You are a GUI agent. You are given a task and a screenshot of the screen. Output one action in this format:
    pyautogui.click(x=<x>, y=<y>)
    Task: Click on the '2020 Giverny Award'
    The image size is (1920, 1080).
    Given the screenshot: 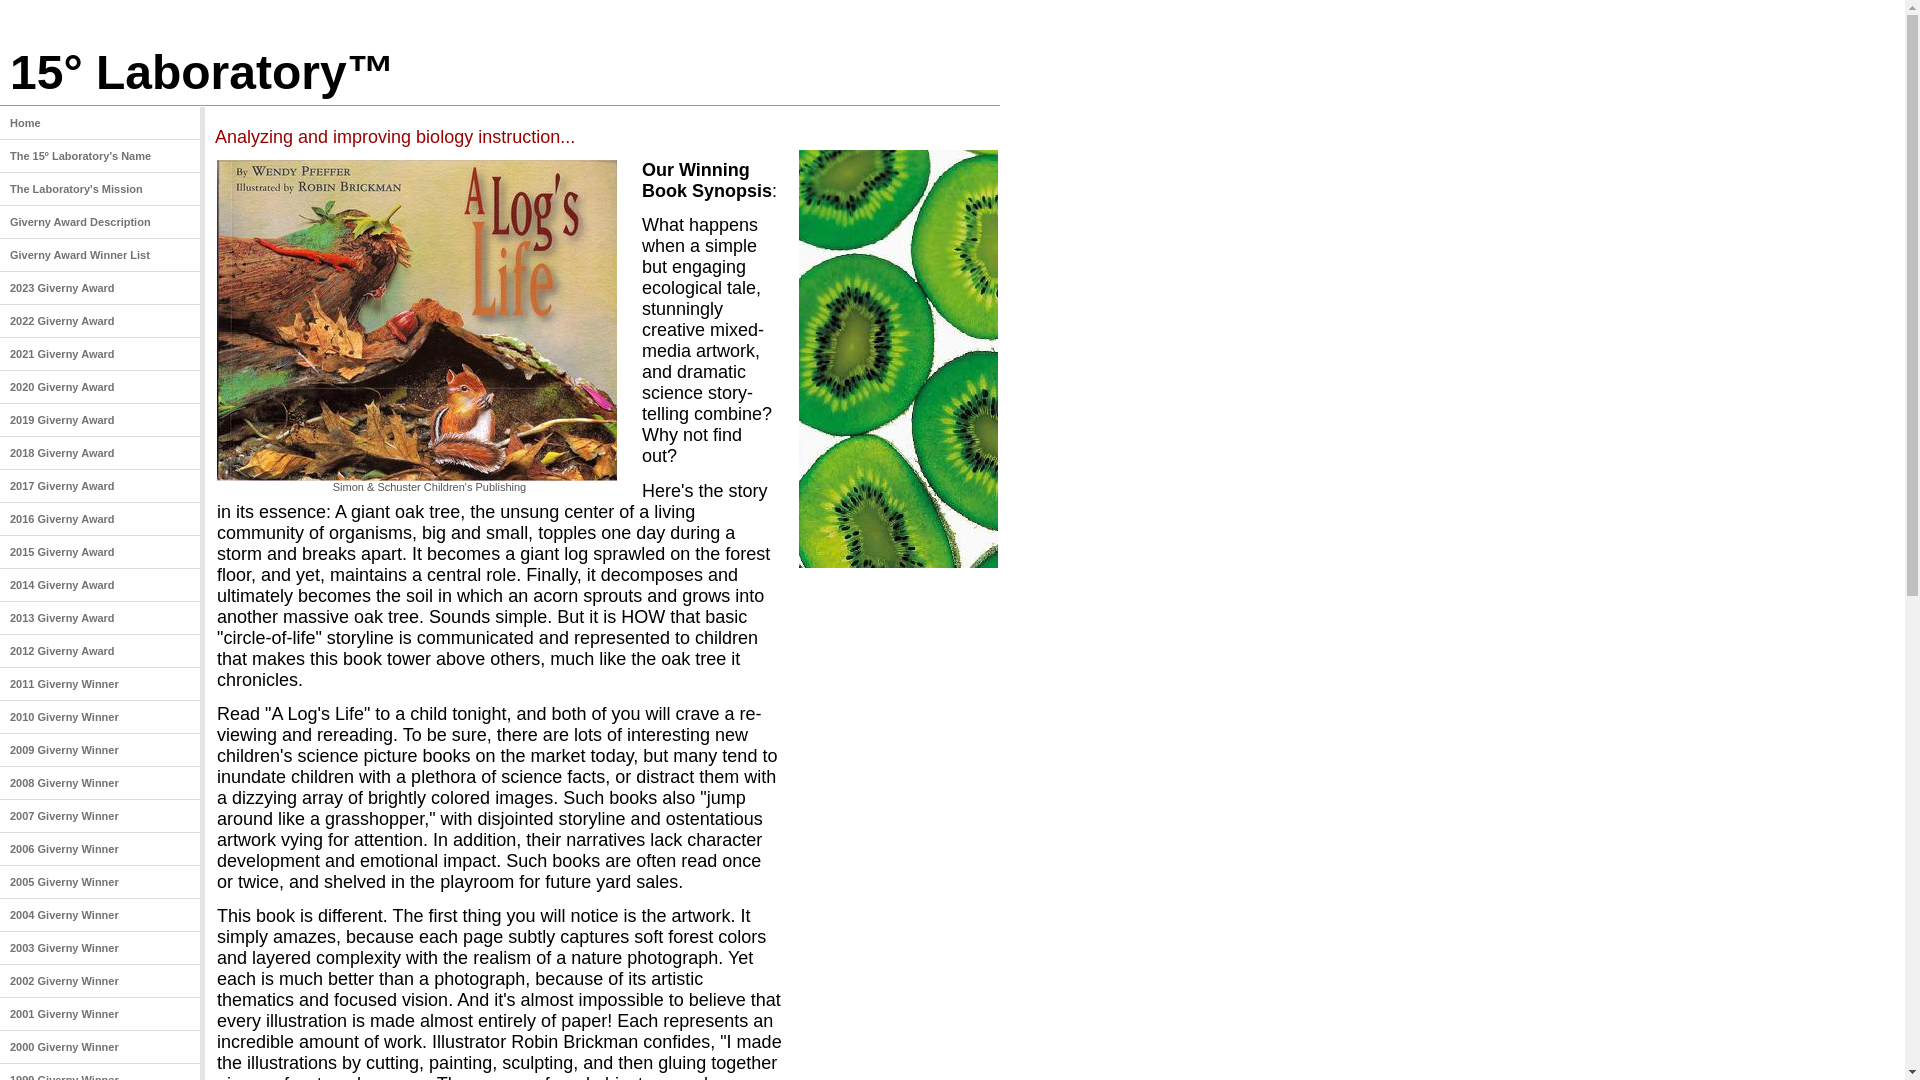 What is the action you would take?
    pyautogui.click(x=99, y=387)
    